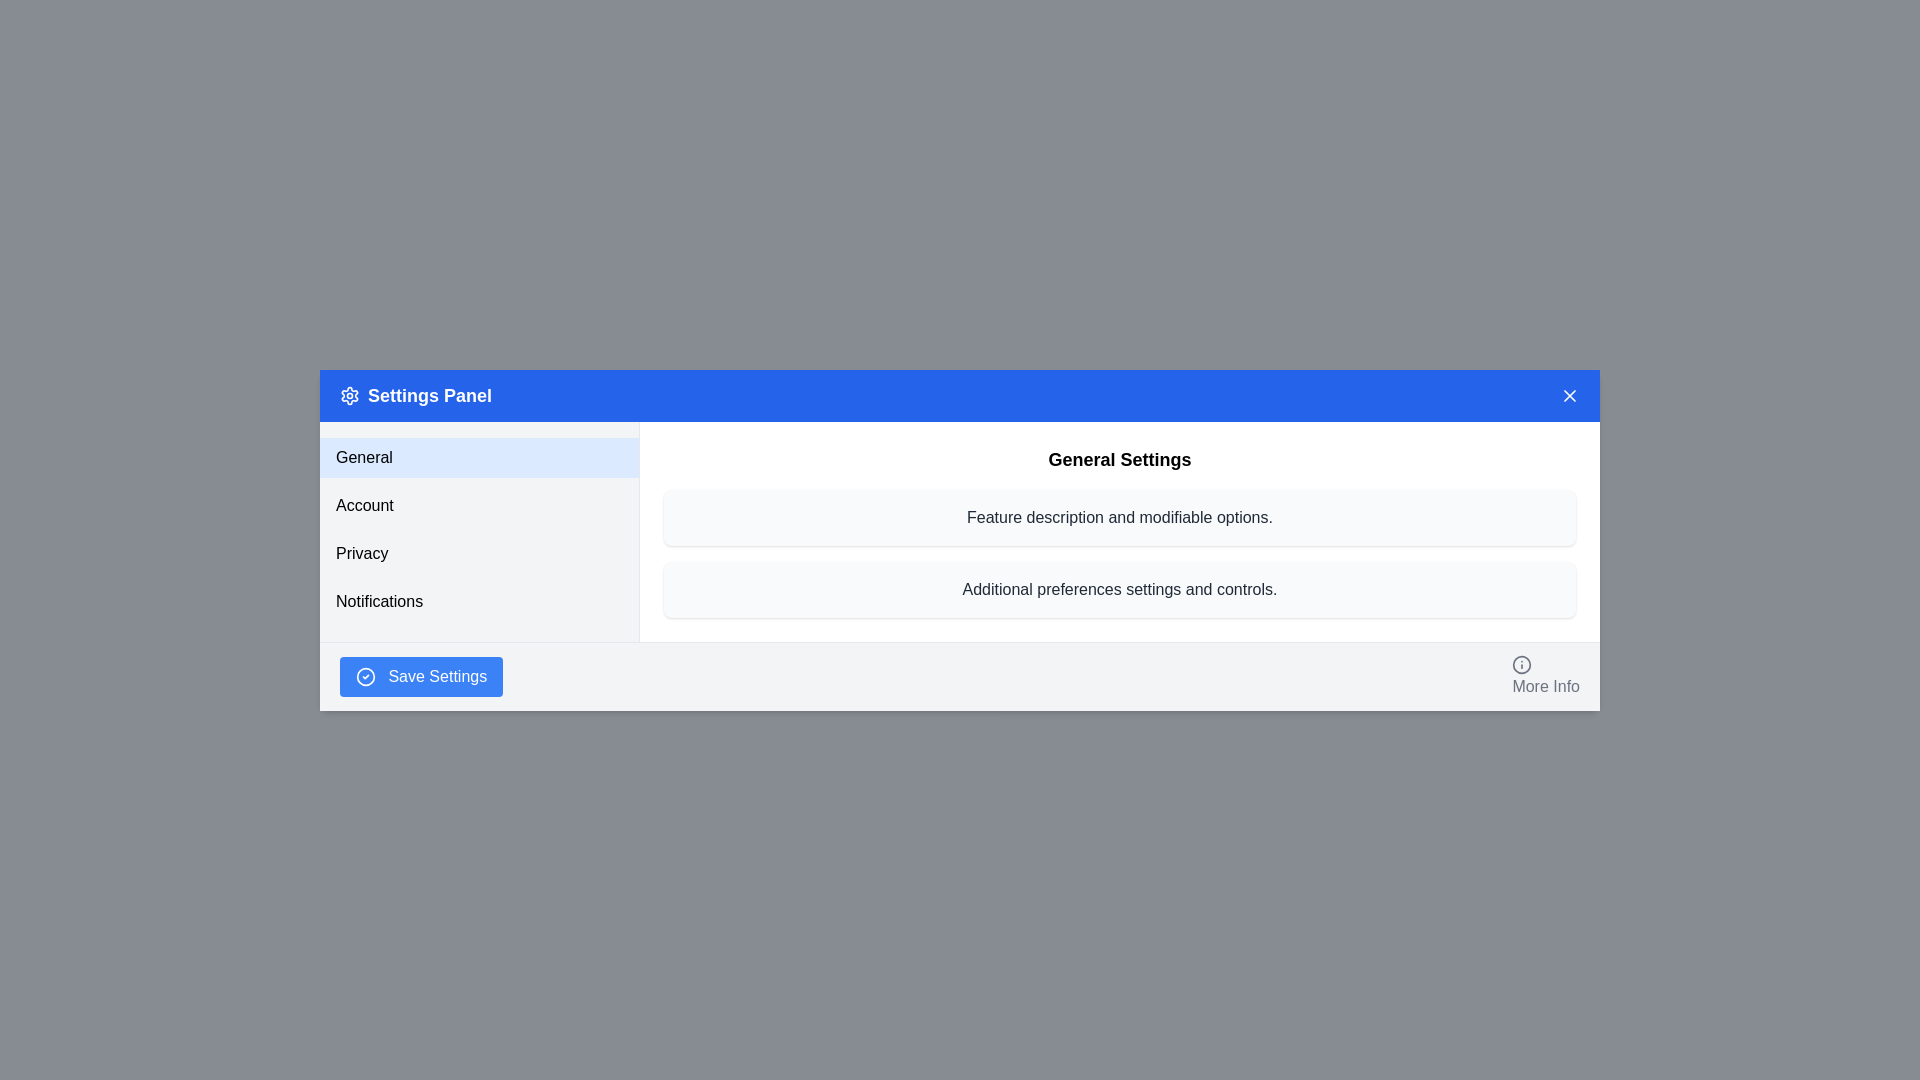 The width and height of the screenshot is (1920, 1080). What do you see at coordinates (350, 394) in the screenshot?
I see `the settings icon located in the top left corner of the interface, adjacent to the 'Settings Panel' text` at bounding box center [350, 394].